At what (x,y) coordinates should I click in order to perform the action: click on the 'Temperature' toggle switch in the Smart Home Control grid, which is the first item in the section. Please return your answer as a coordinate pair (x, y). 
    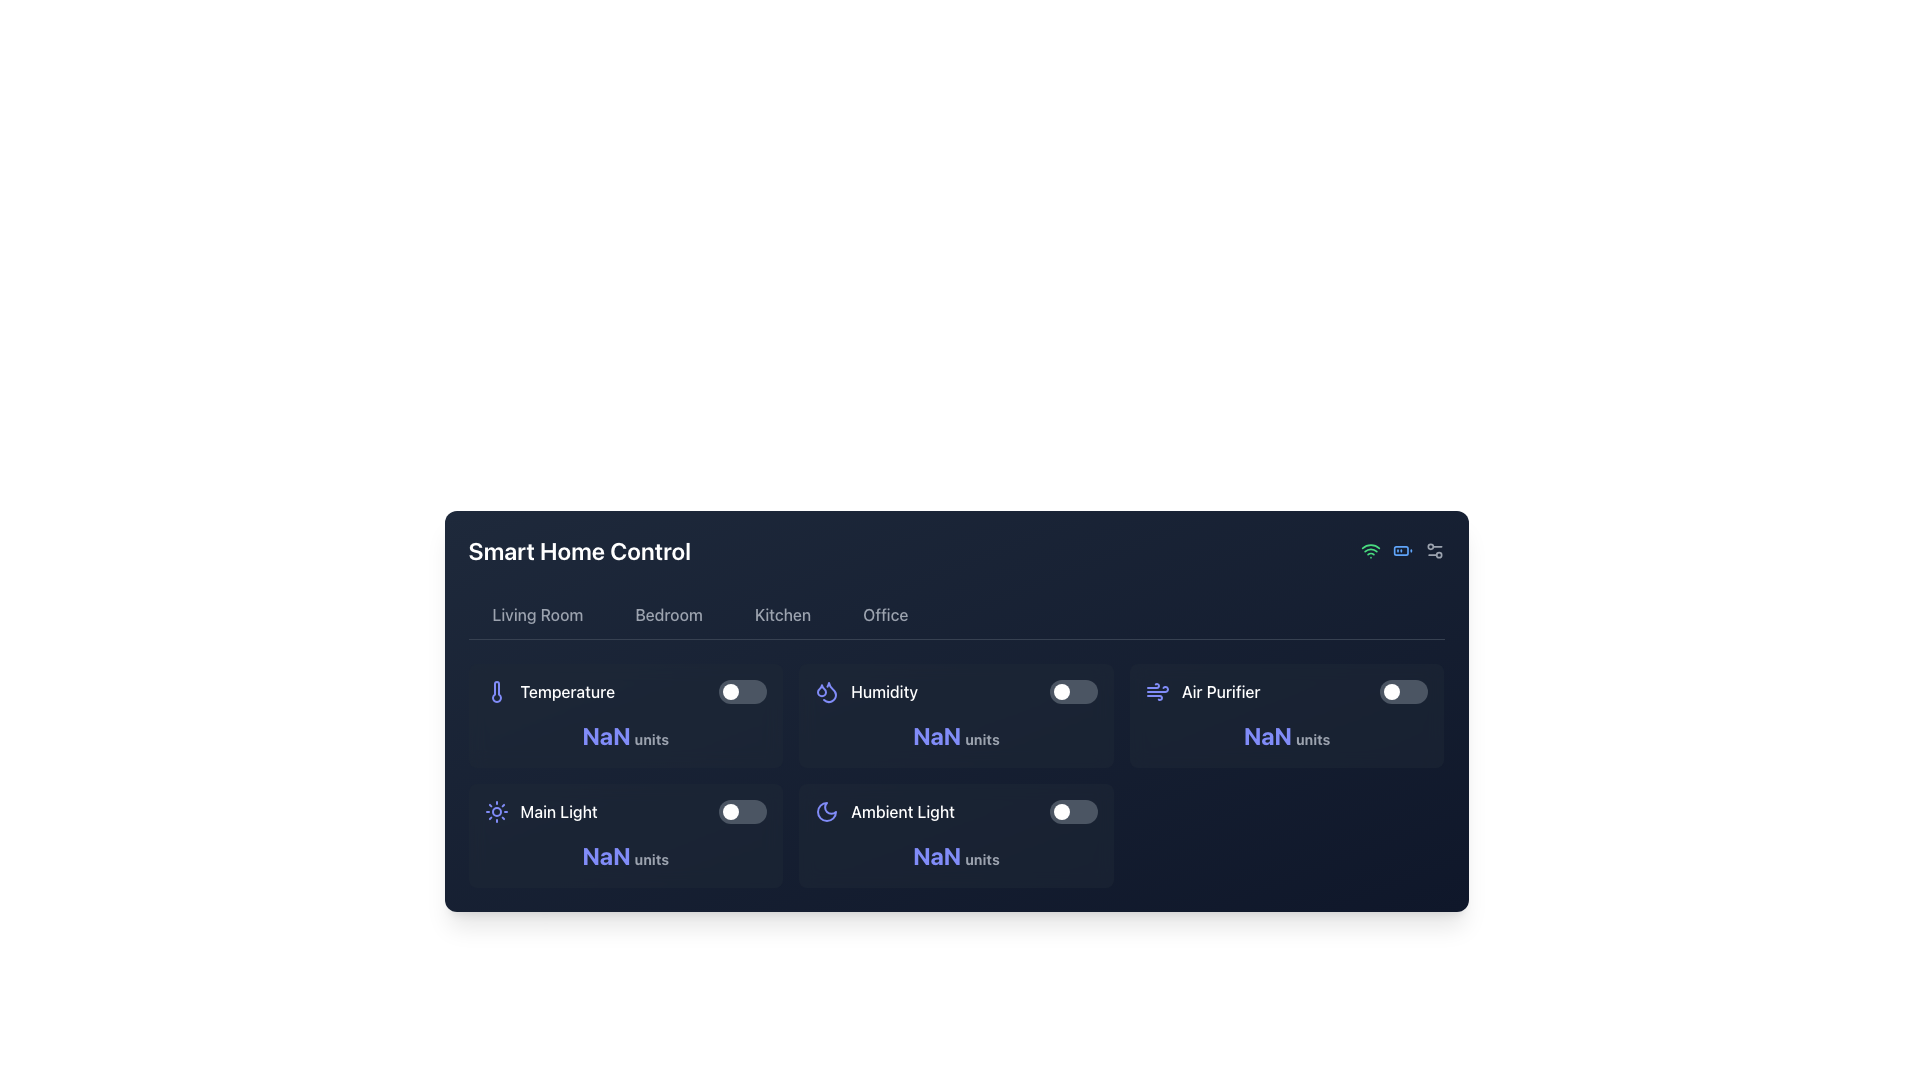
    Looking at the image, I should click on (624, 690).